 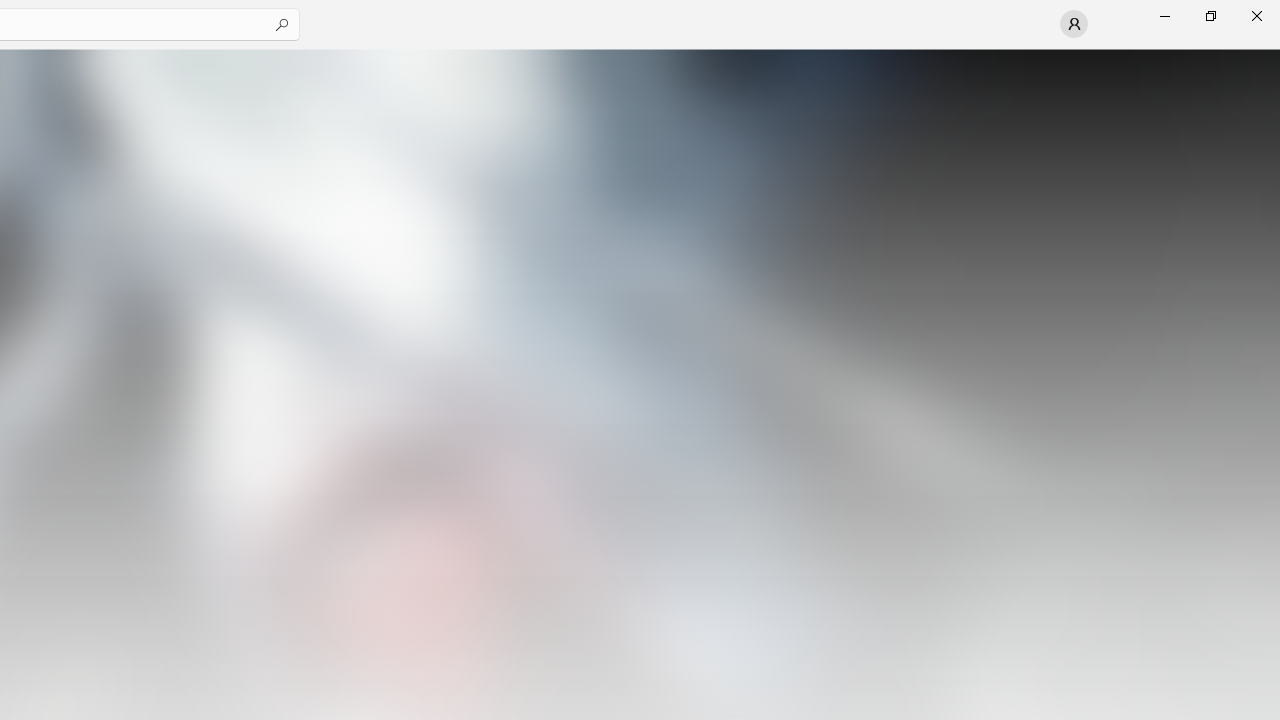 I want to click on 'Restore Microsoft Store', so click(x=1209, y=15).